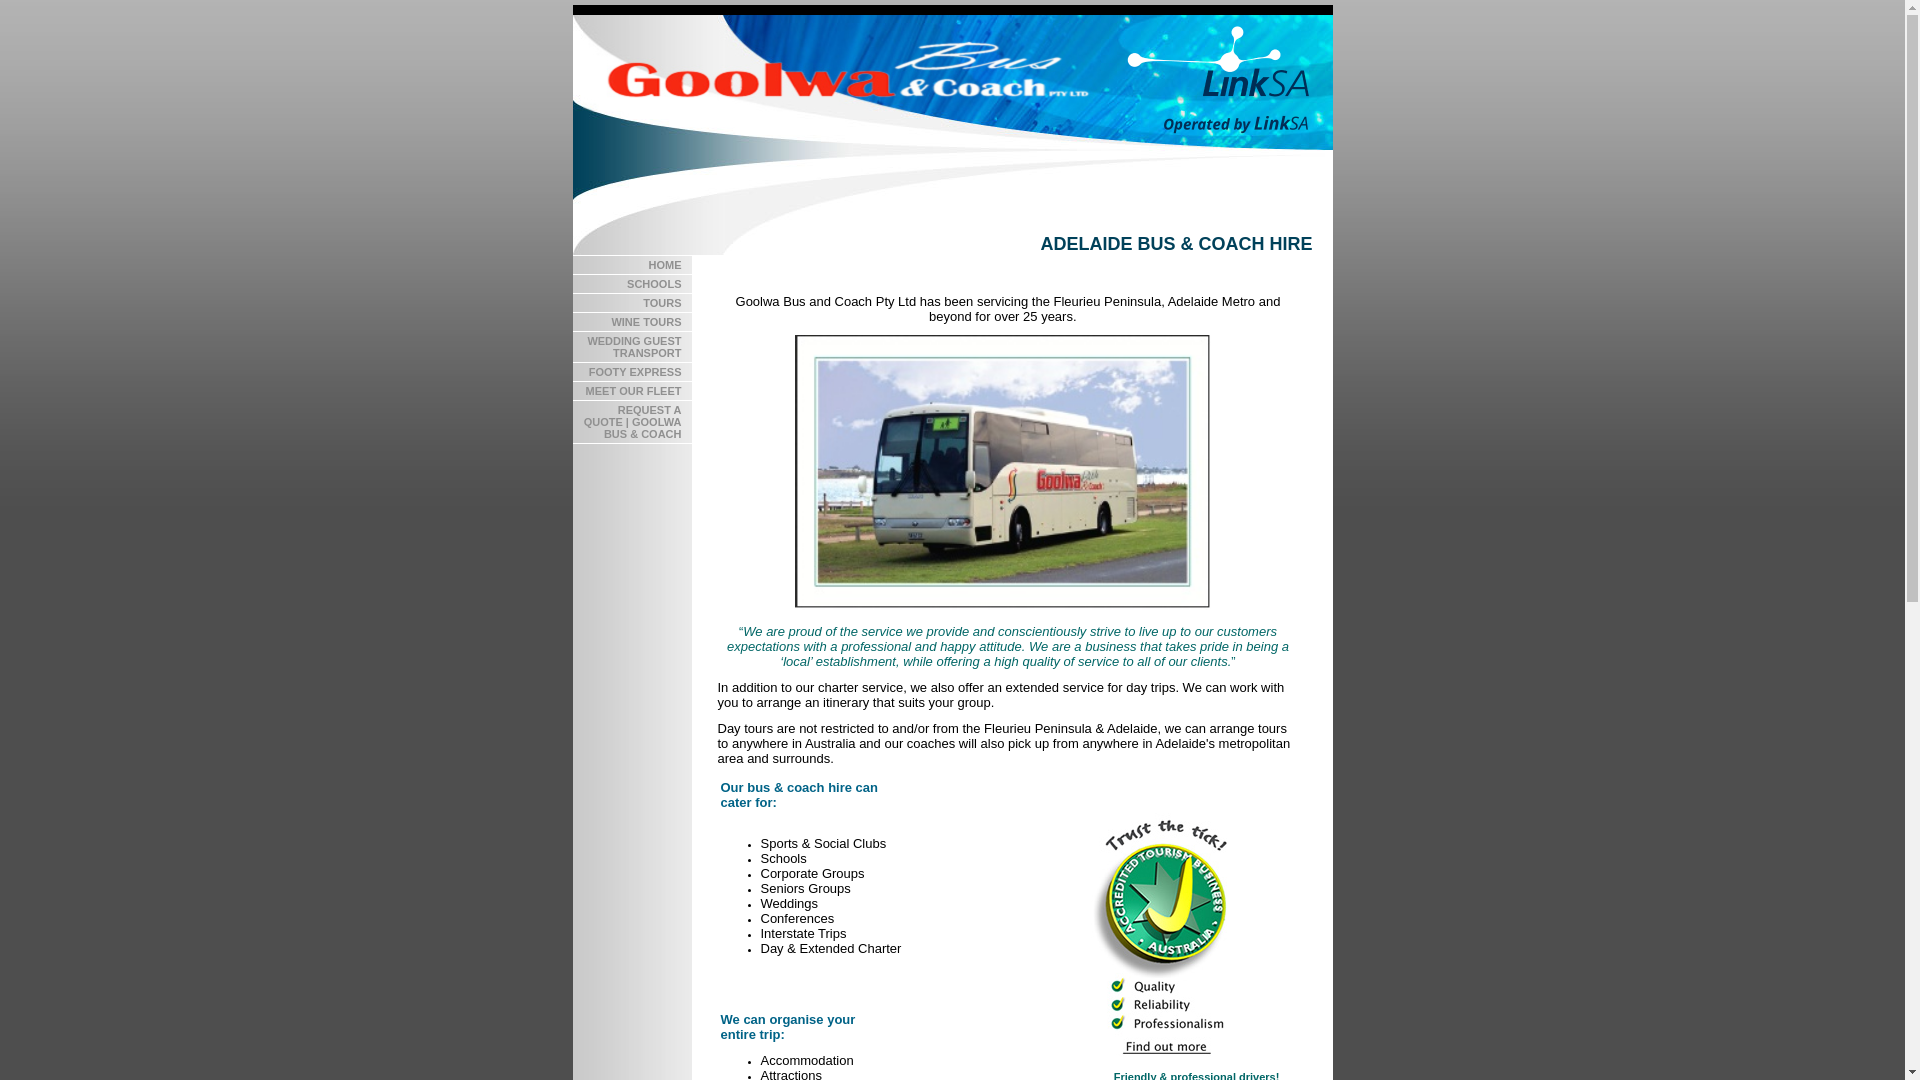  What do you see at coordinates (948, 80) in the screenshot?
I see `'Goolwa Bus and Coach - operated by LinkSA'` at bounding box center [948, 80].